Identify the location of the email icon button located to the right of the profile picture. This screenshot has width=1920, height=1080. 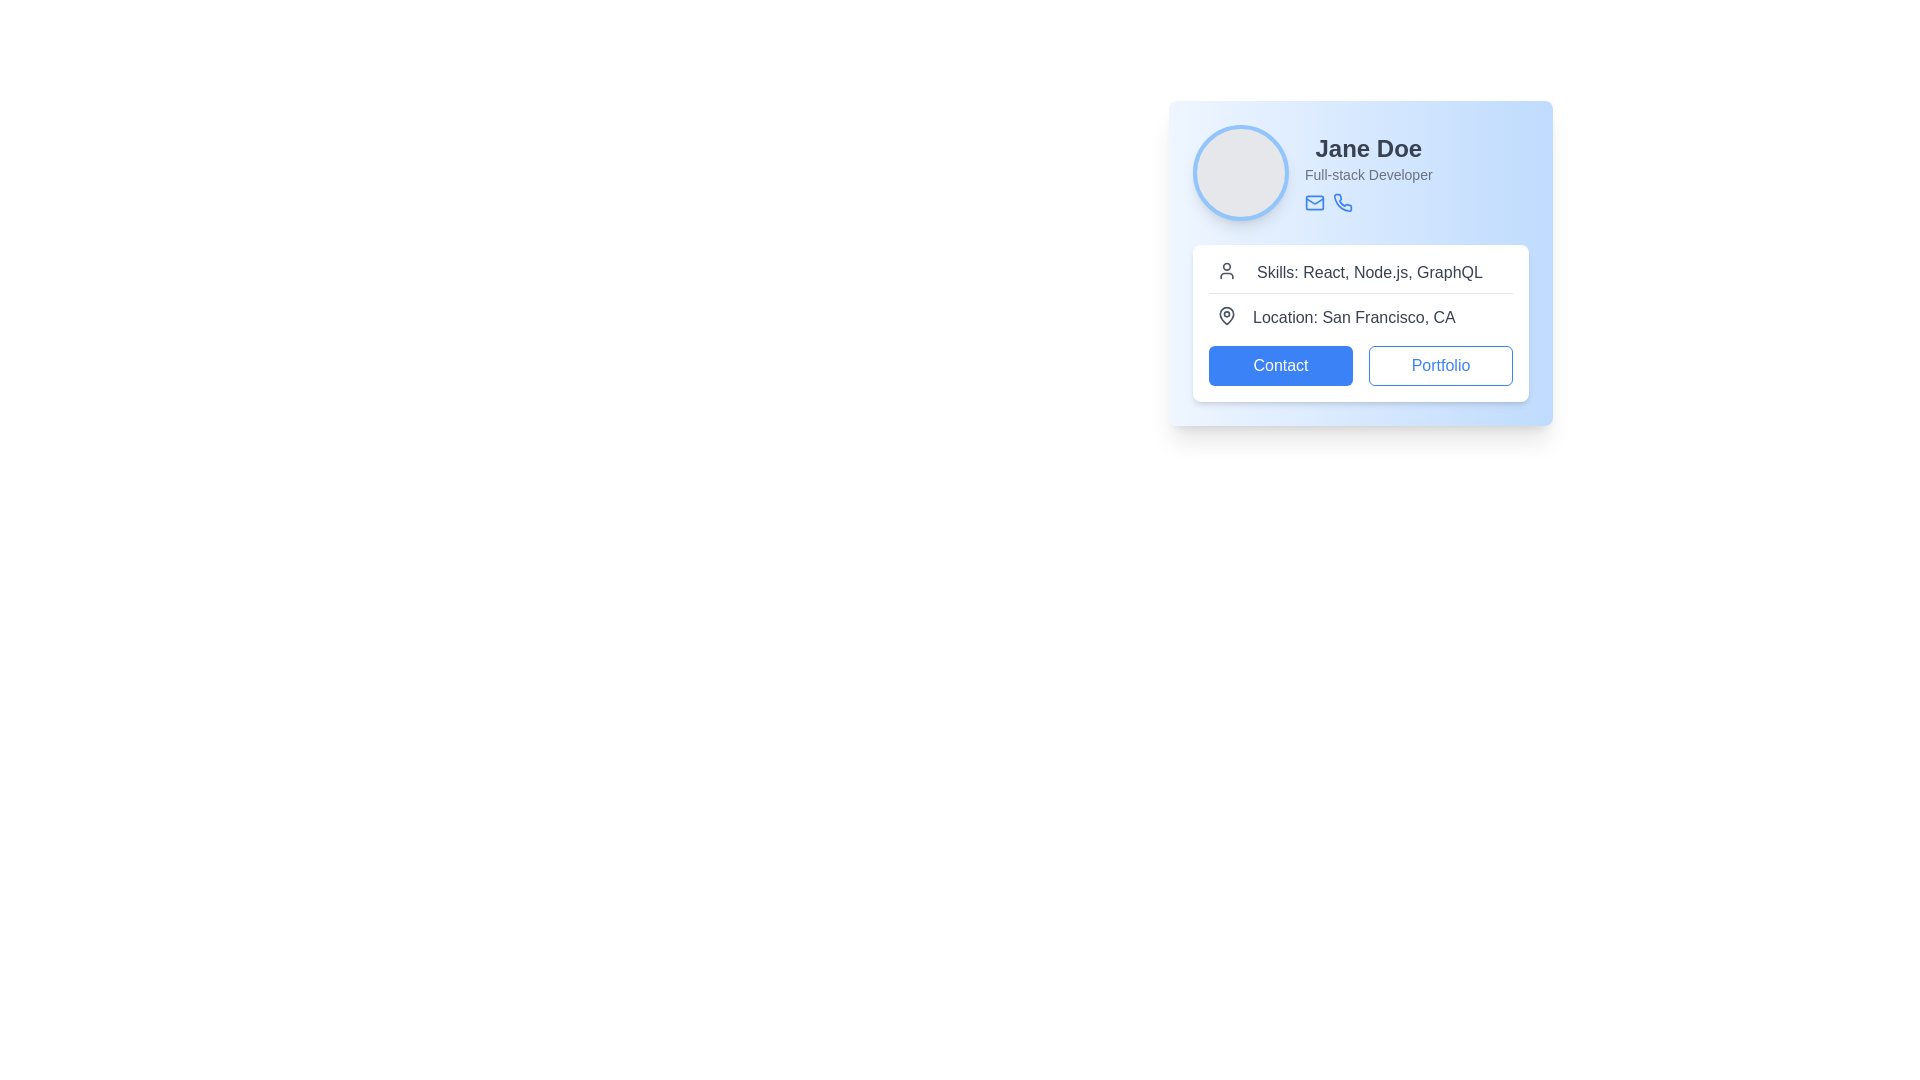
(1315, 203).